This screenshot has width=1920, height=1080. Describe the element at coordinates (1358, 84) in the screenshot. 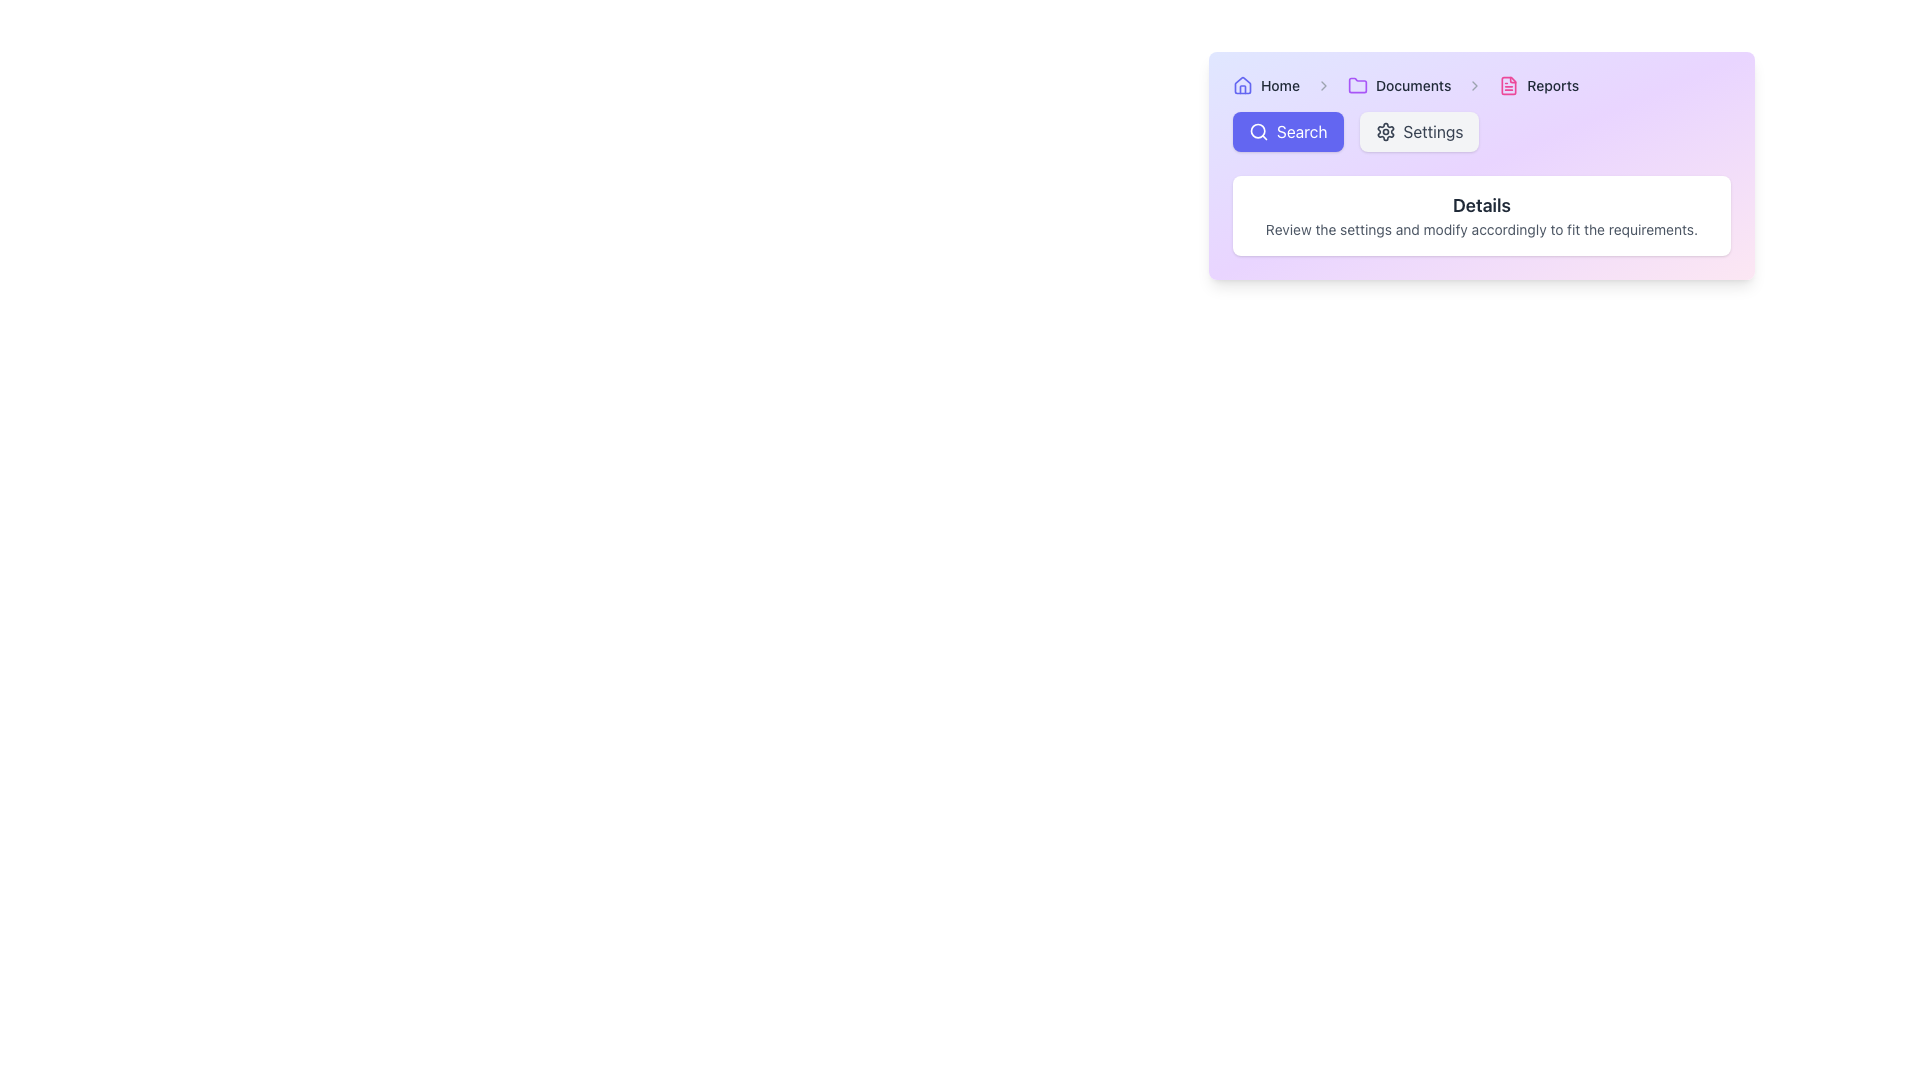

I see `the folder icon in the breadcrumb navigation, which is positioned to the left of the text 'Documents'` at that location.